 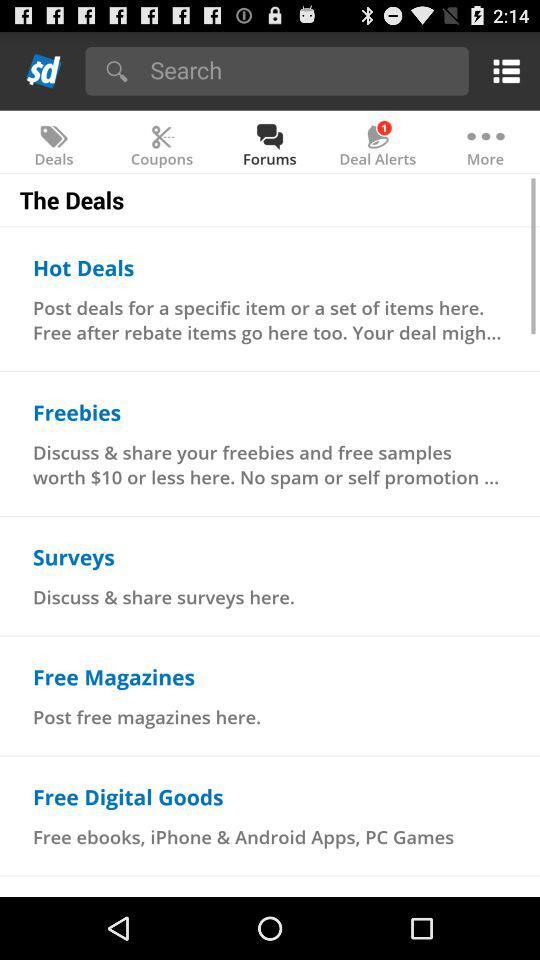 I want to click on the item below post free magazines, so click(x=128, y=797).